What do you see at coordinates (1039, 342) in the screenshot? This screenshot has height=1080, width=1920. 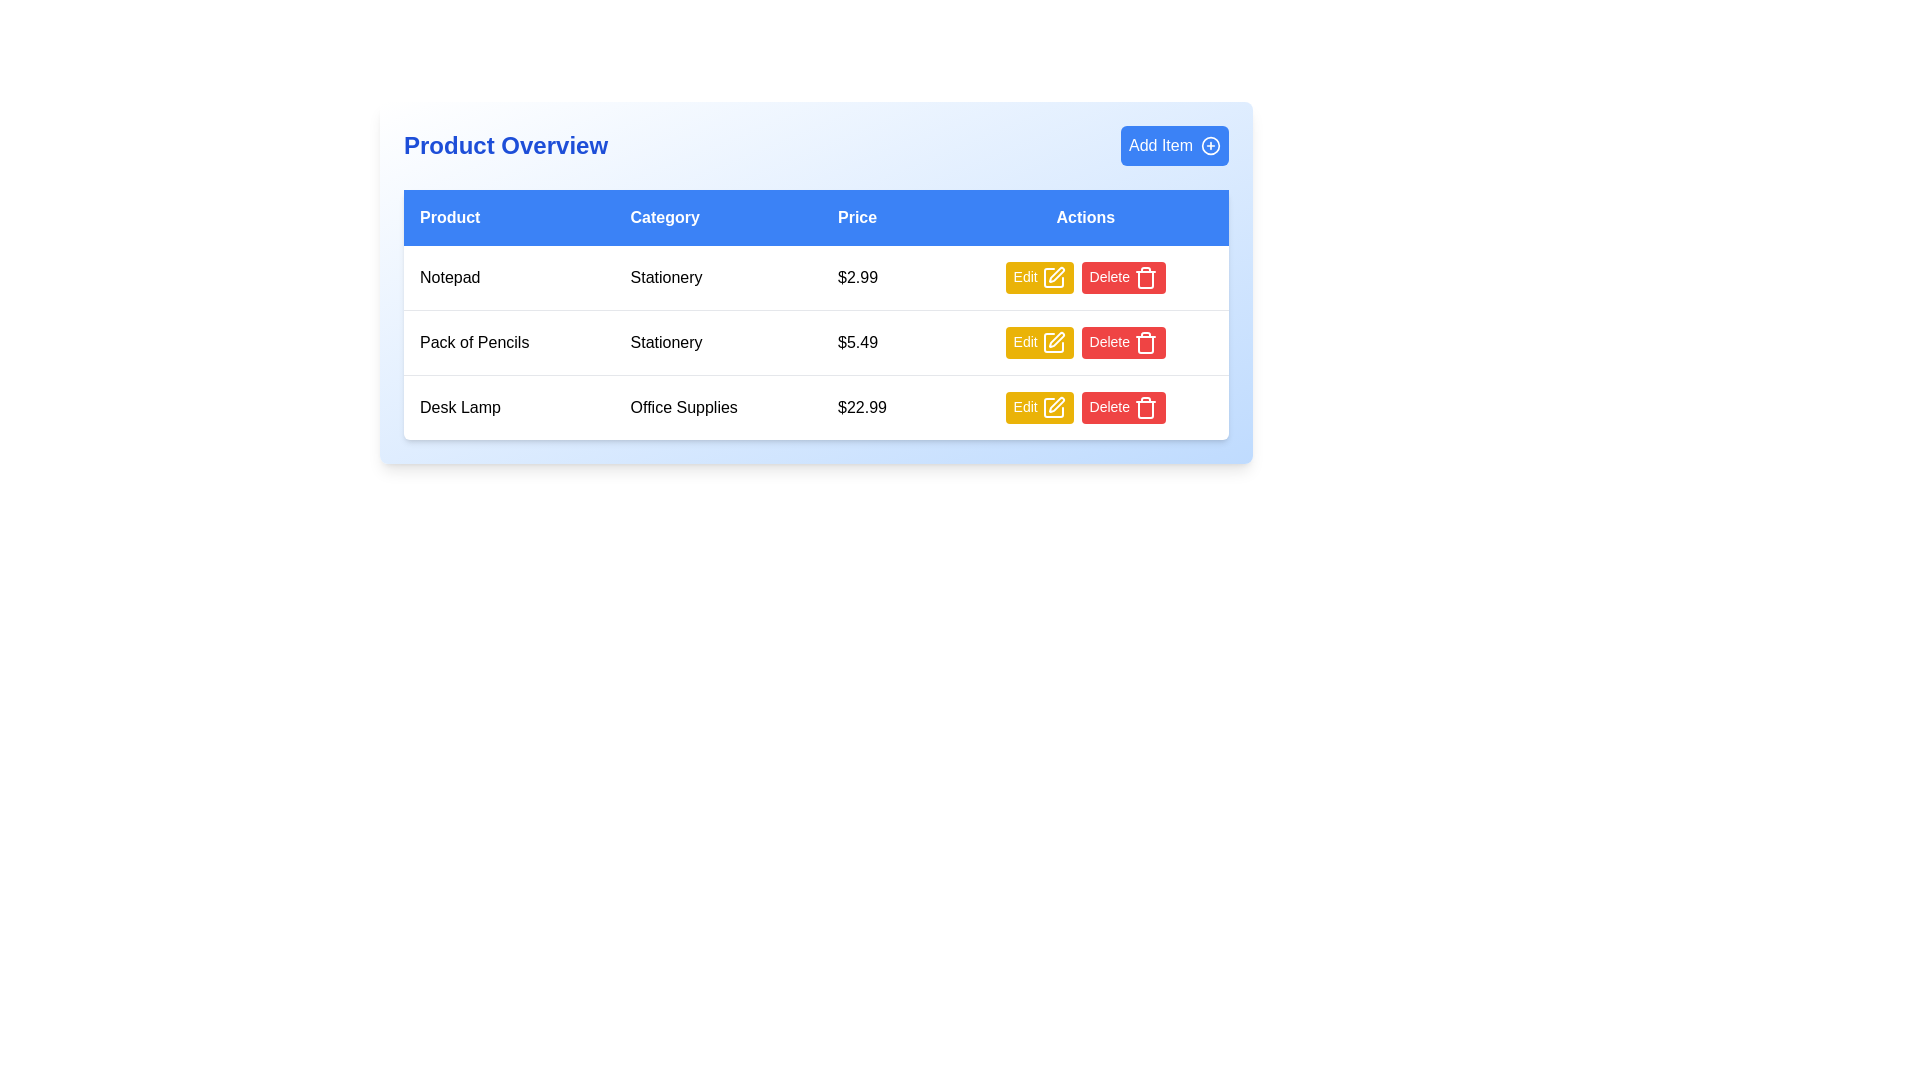 I see `the edit button located in the 'Actions' column of the second row in the table` at bounding box center [1039, 342].